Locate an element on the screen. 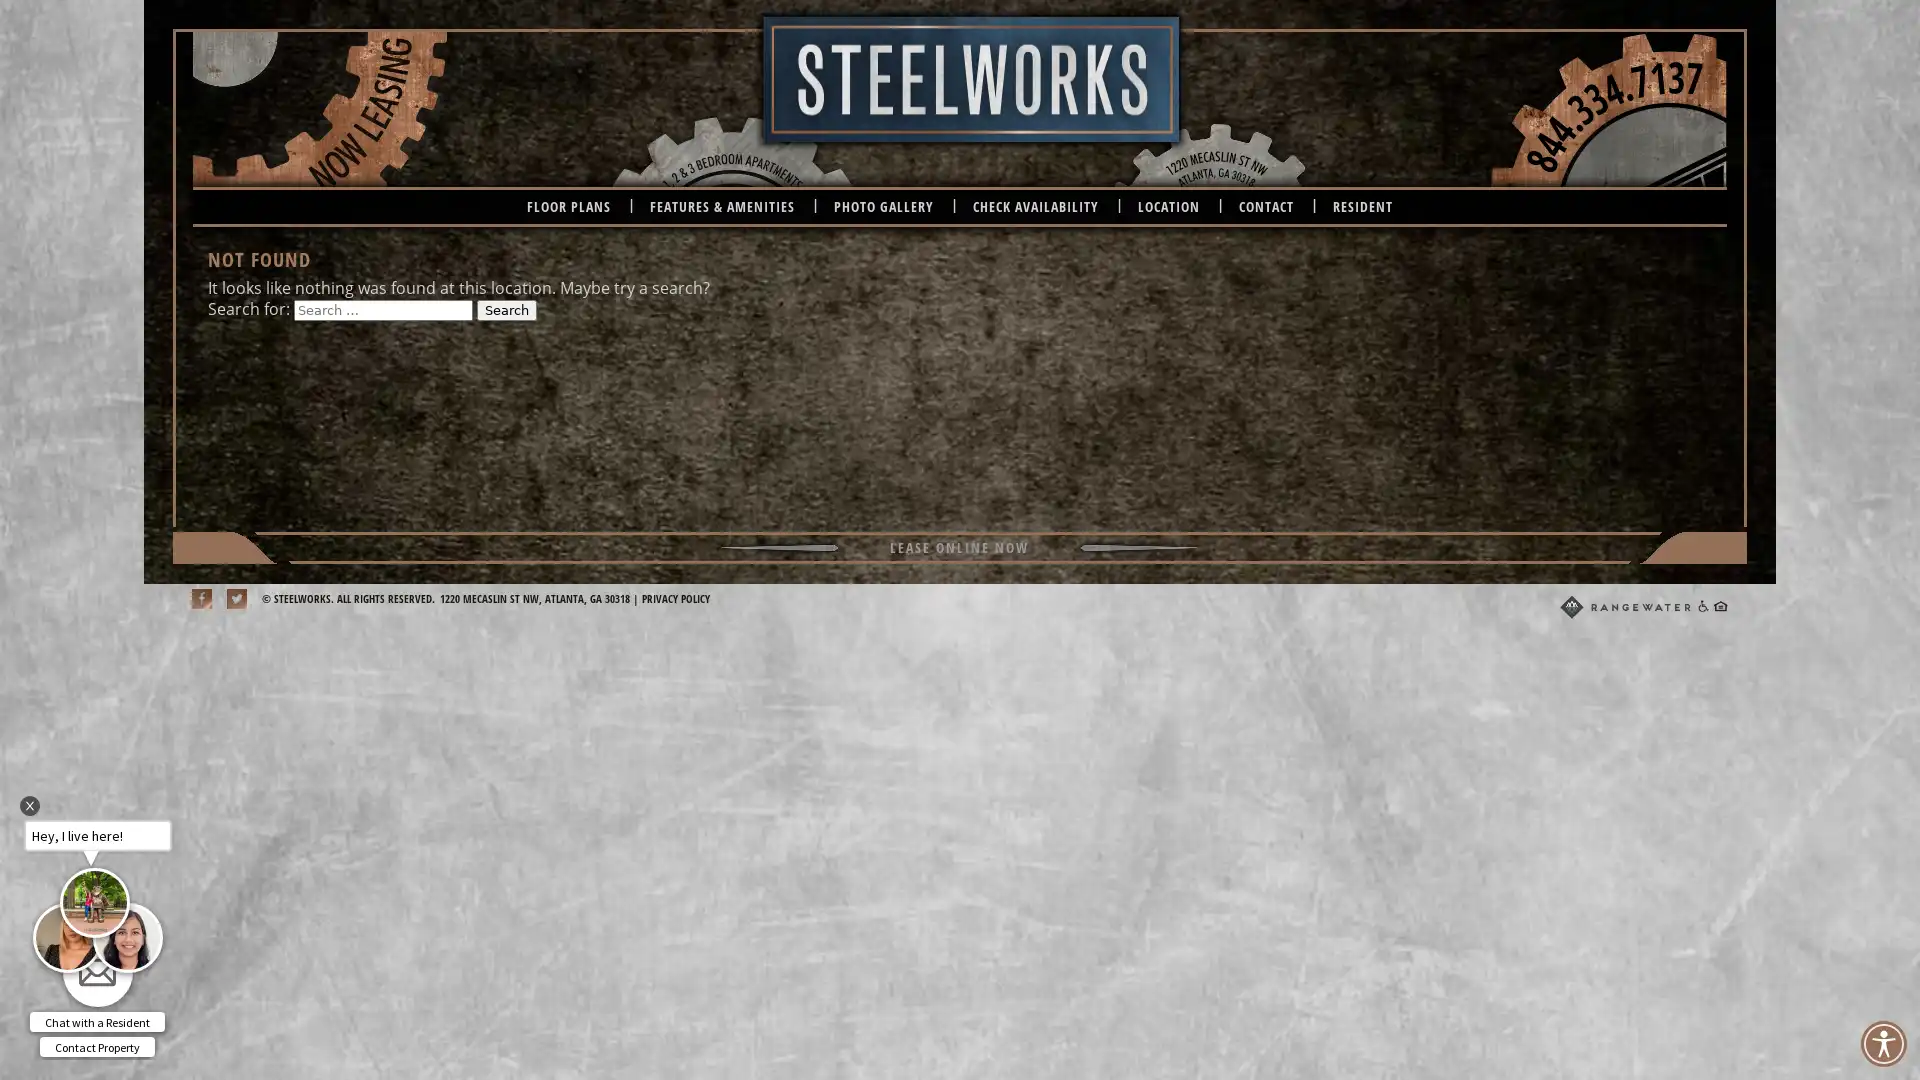 Image resolution: width=1920 pixels, height=1080 pixels. Search is located at coordinates (505, 309).